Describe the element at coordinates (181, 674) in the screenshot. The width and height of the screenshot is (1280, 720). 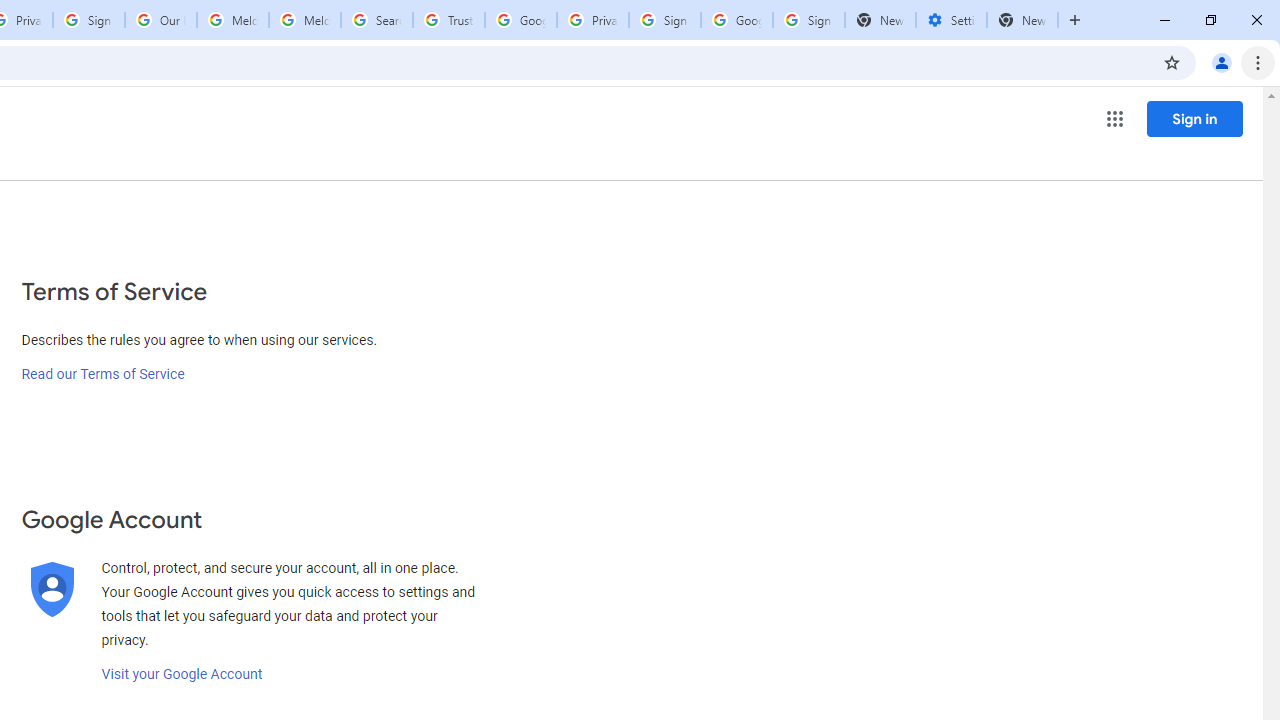
I see `'Visit your Google Account'` at that location.